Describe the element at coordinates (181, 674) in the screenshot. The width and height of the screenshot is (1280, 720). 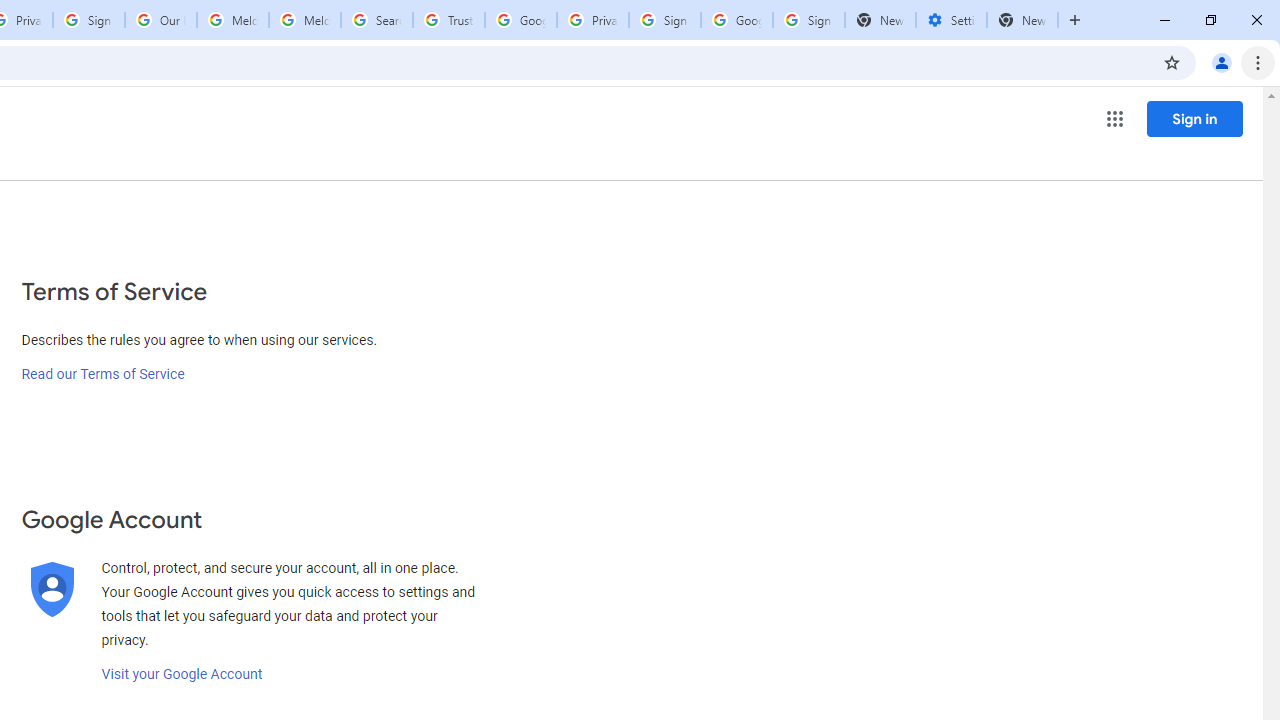
I see `'Visit your Google Account'` at that location.